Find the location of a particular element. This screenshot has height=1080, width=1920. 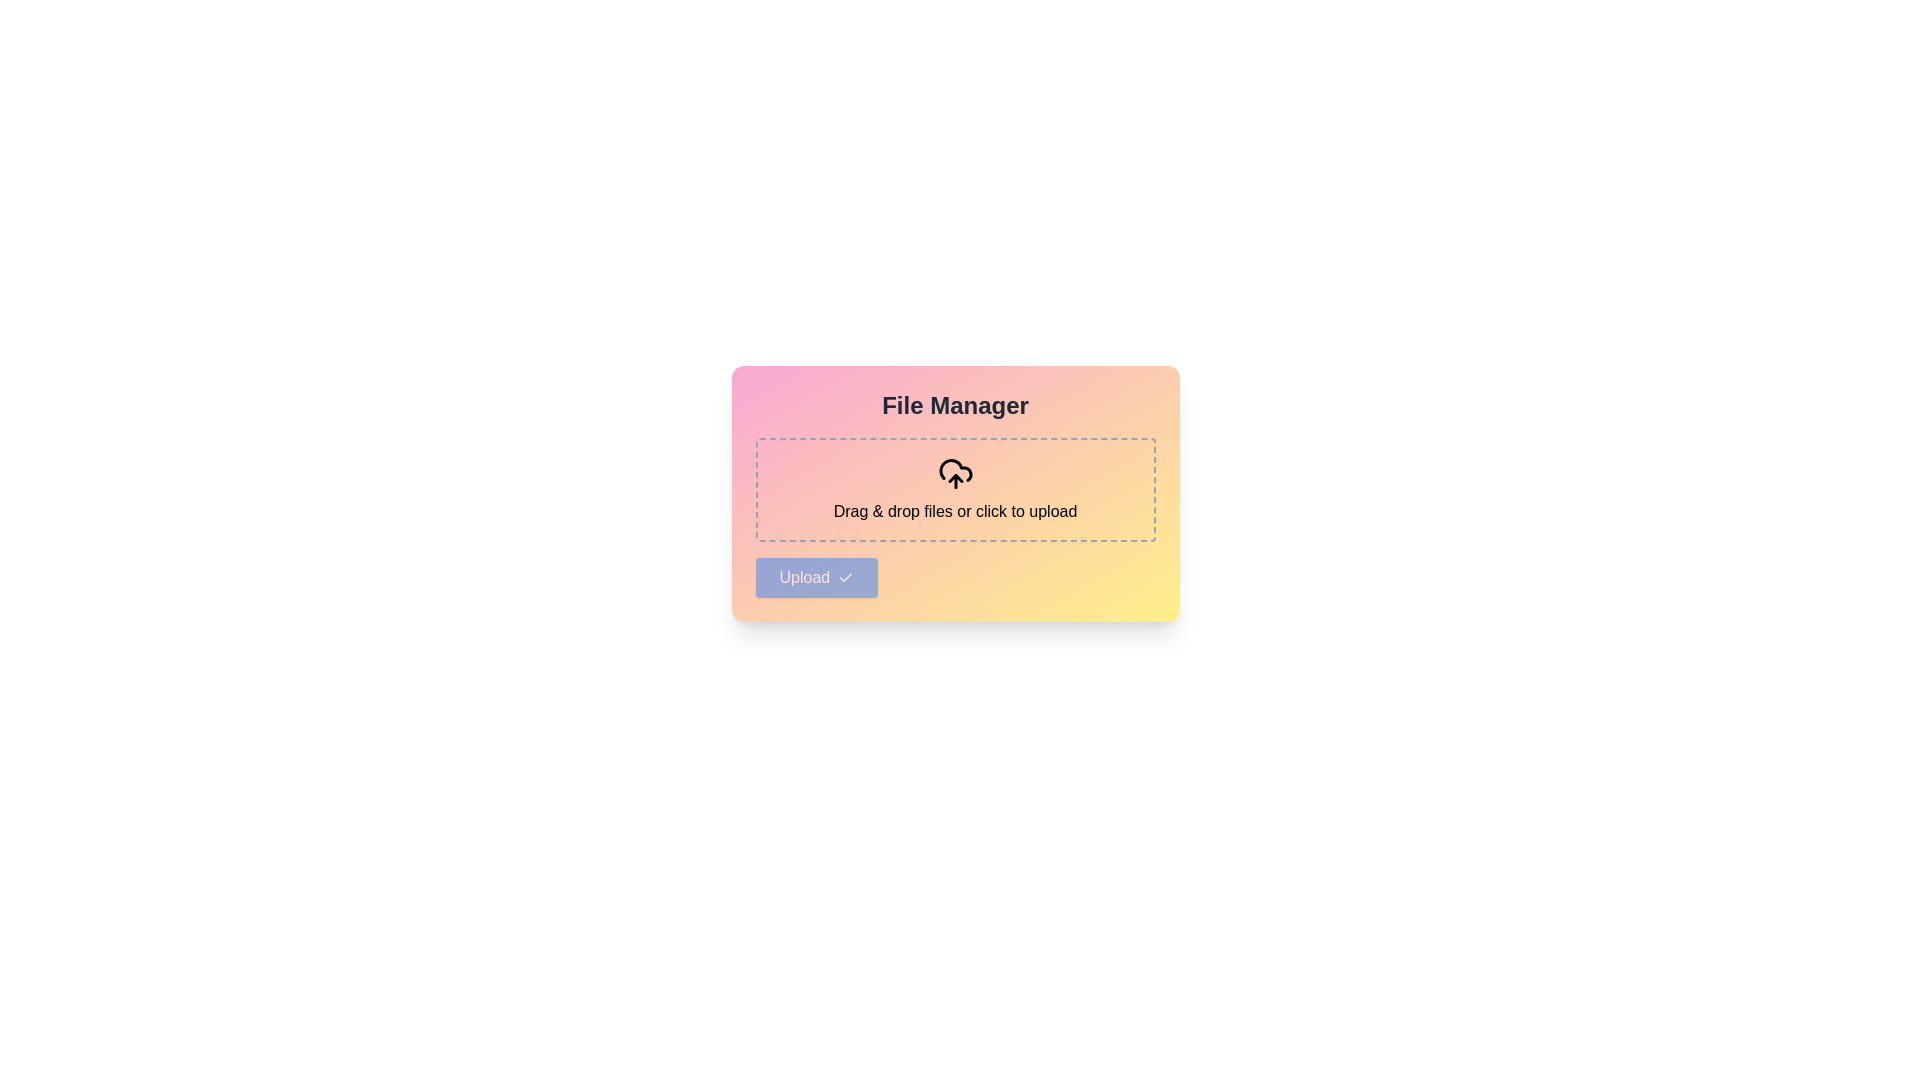

cloud upload icon within the dashed rectangular box located in the 'File Manager' panel by right-clicking on it is located at coordinates (954, 474).